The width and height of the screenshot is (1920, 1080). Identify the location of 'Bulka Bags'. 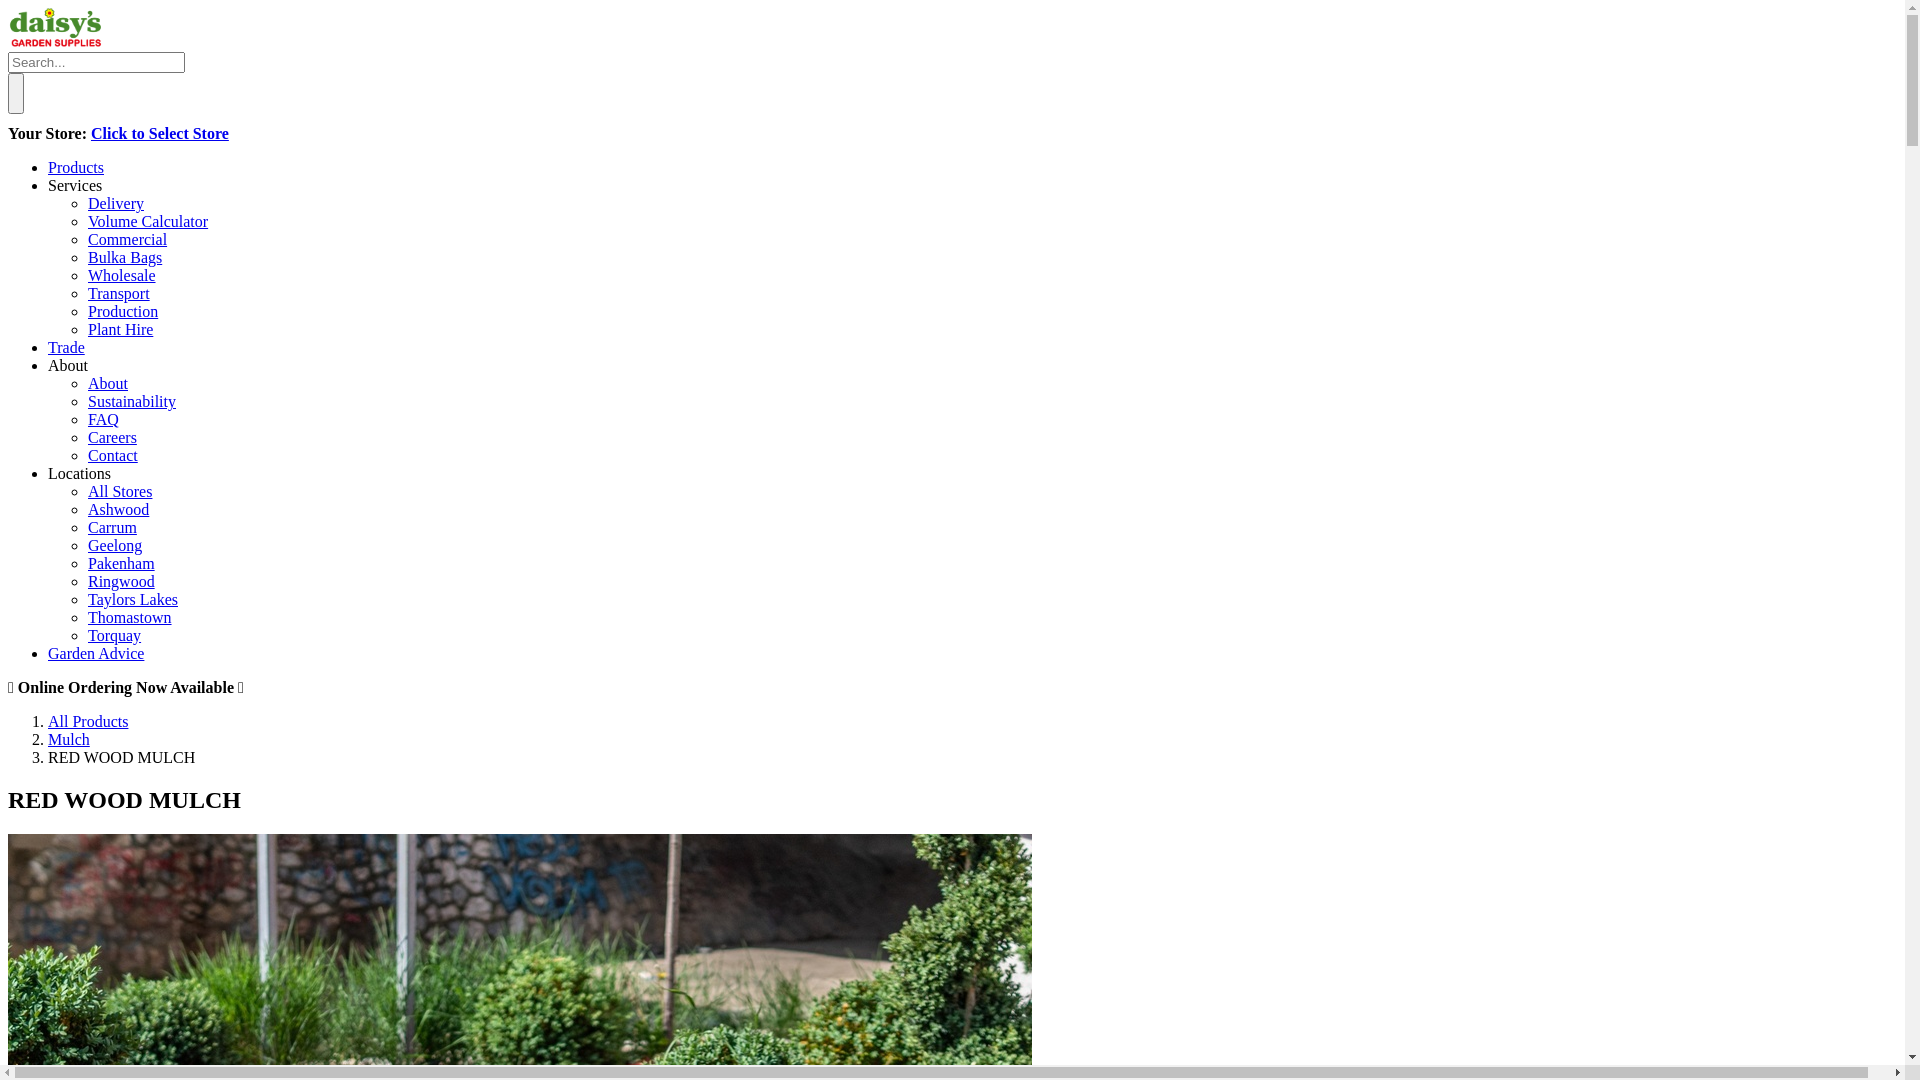
(123, 256).